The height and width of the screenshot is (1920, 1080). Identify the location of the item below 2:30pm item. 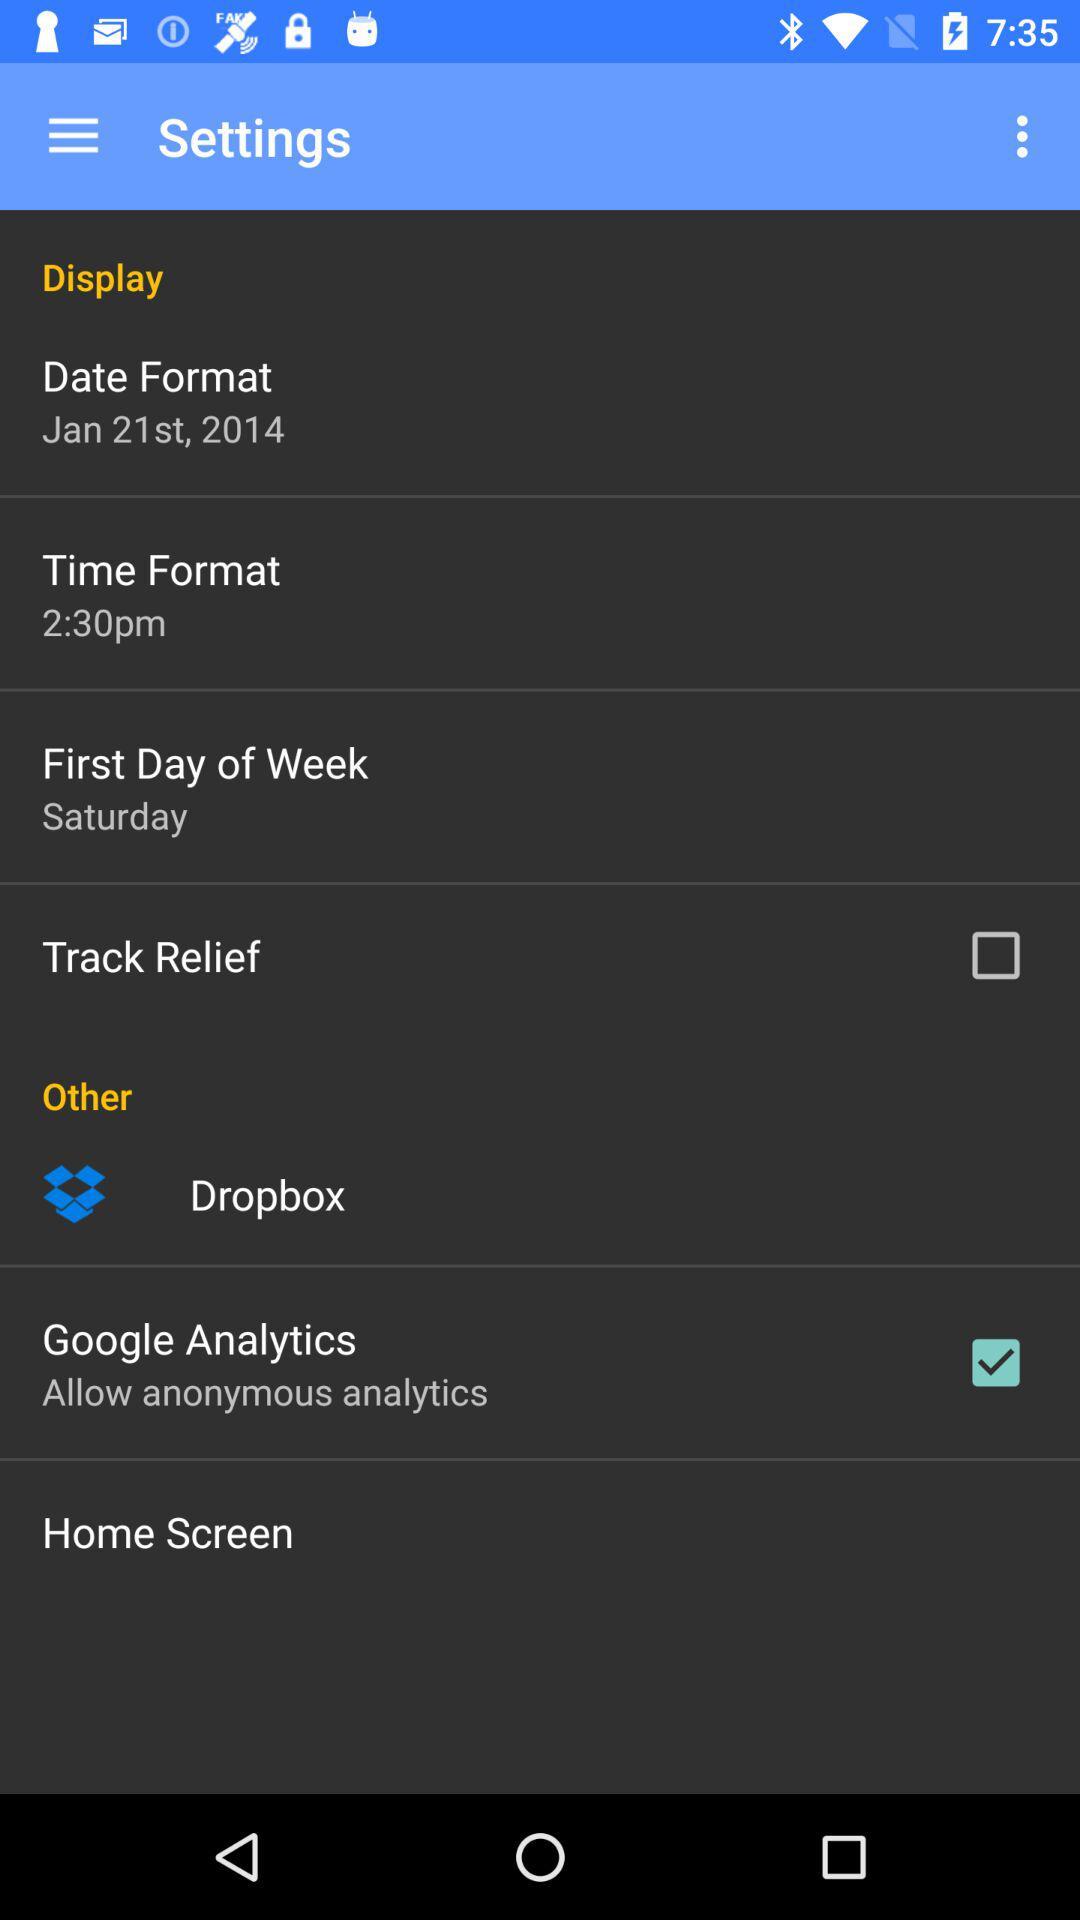
(205, 761).